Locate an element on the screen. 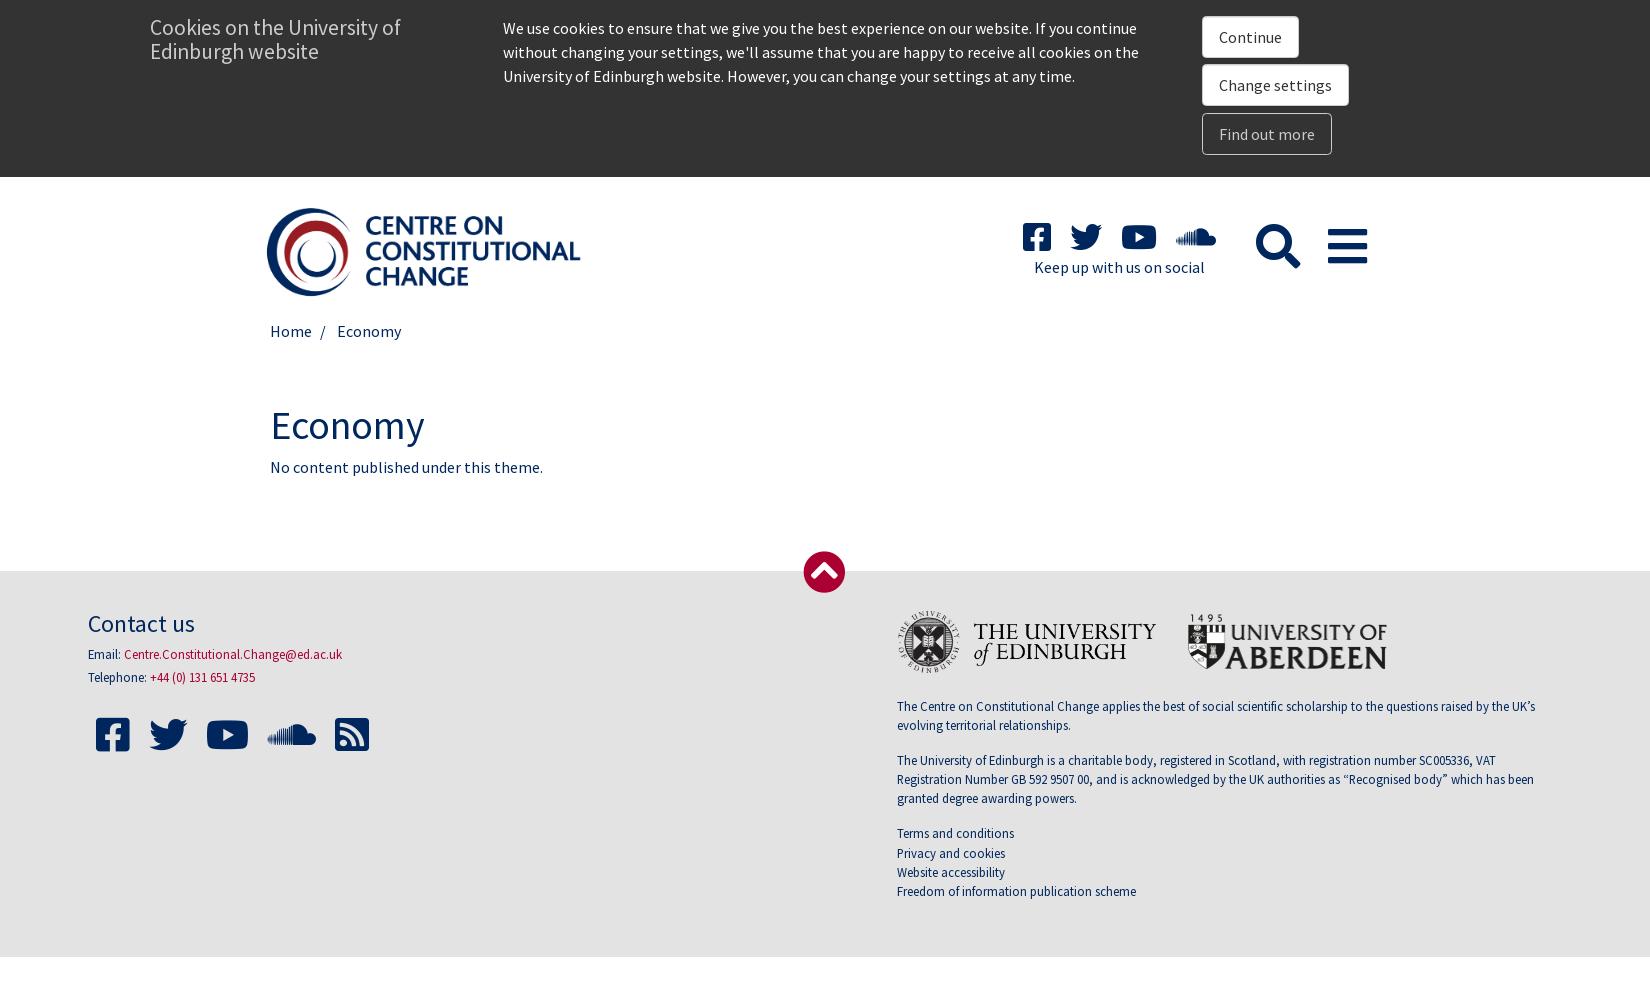 This screenshot has width=1650, height=1000. 'Continue' is located at coordinates (1248, 37).